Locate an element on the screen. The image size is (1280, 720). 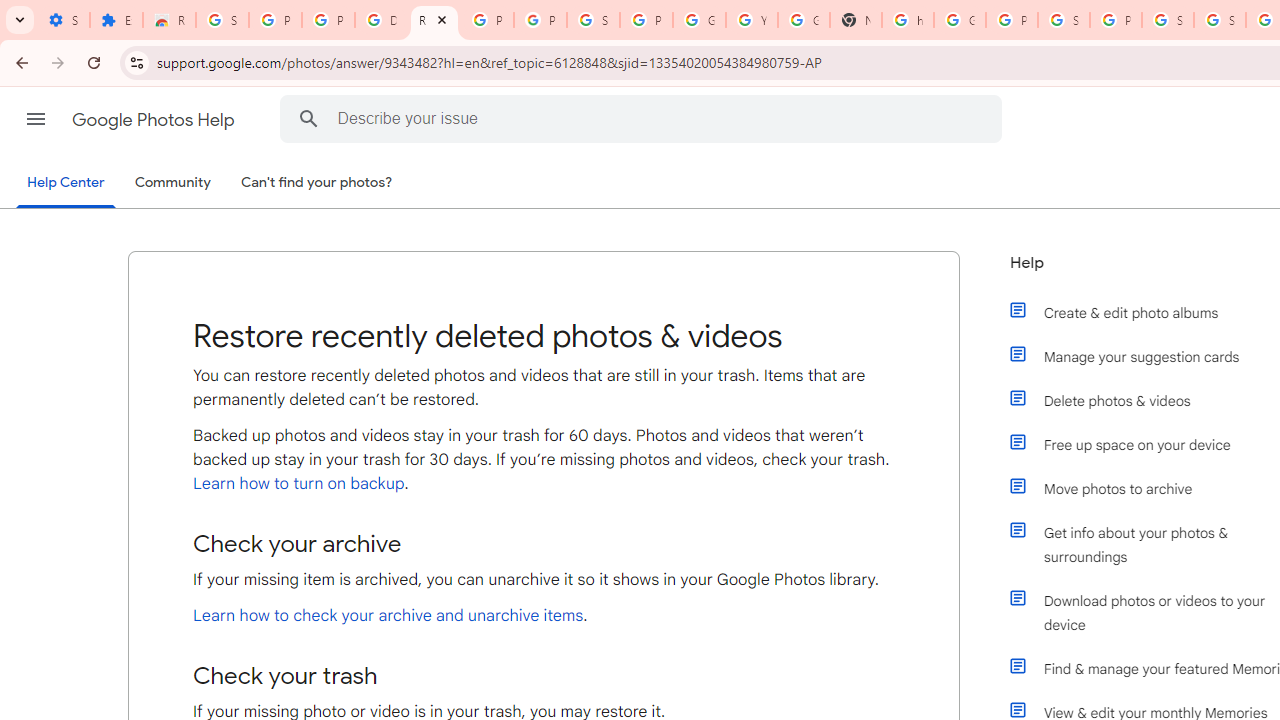
'Google Account' is located at coordinates (699, 20).